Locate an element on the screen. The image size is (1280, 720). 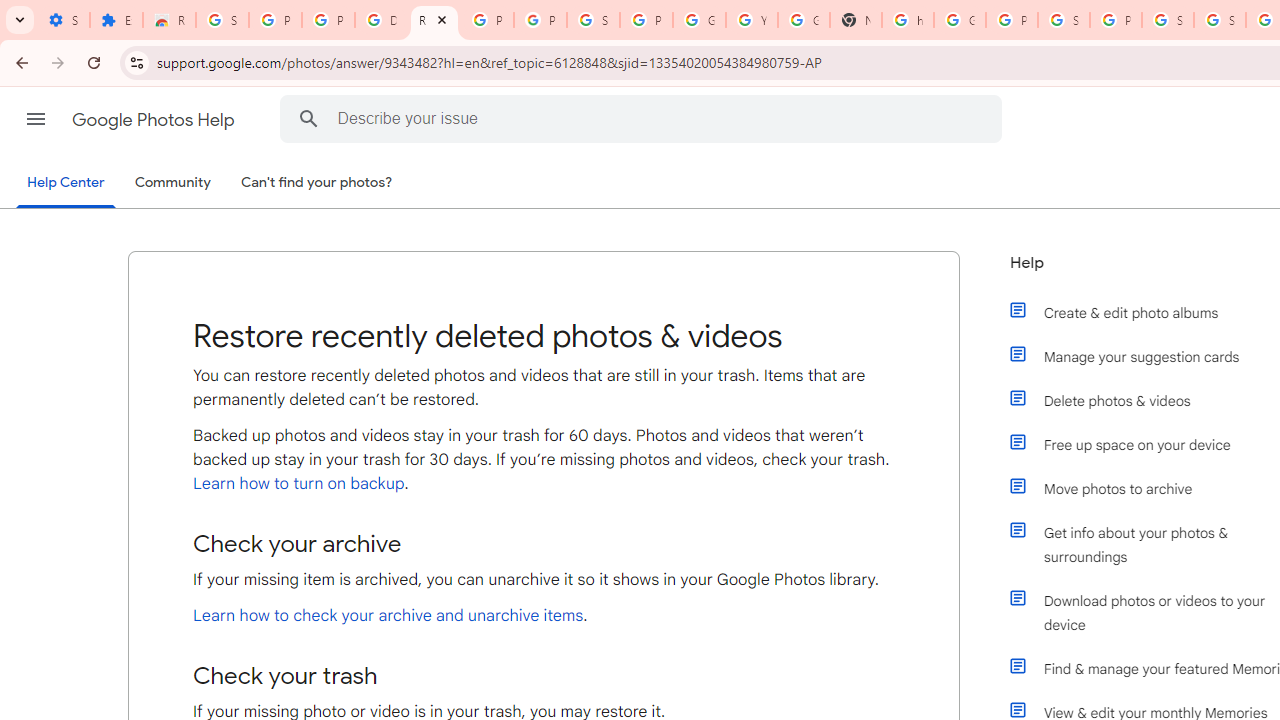
'Google Account' is located at coordinates (699, 20).